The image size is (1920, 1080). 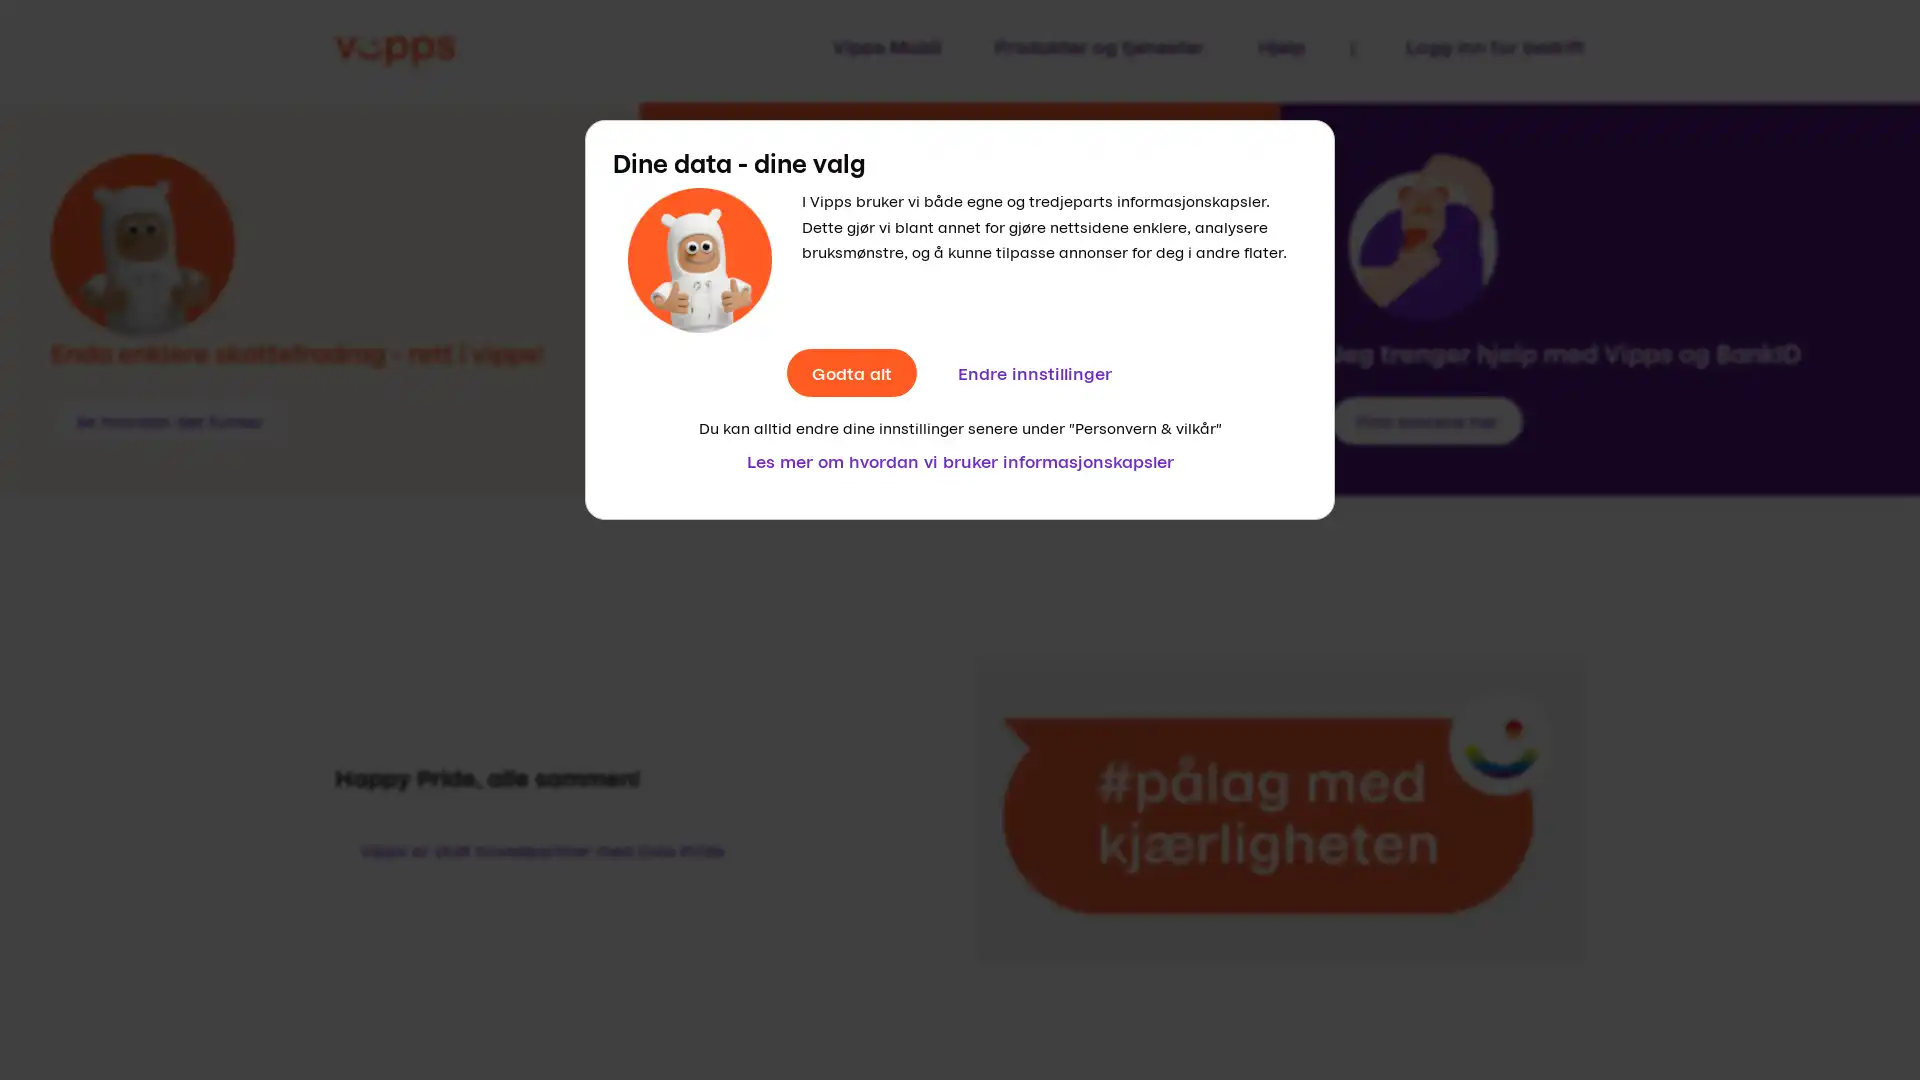 What do you see at coordinates (1424, 419) in the screenshot?
I see `Finn svarene her` at bounding box center [1424, 419].